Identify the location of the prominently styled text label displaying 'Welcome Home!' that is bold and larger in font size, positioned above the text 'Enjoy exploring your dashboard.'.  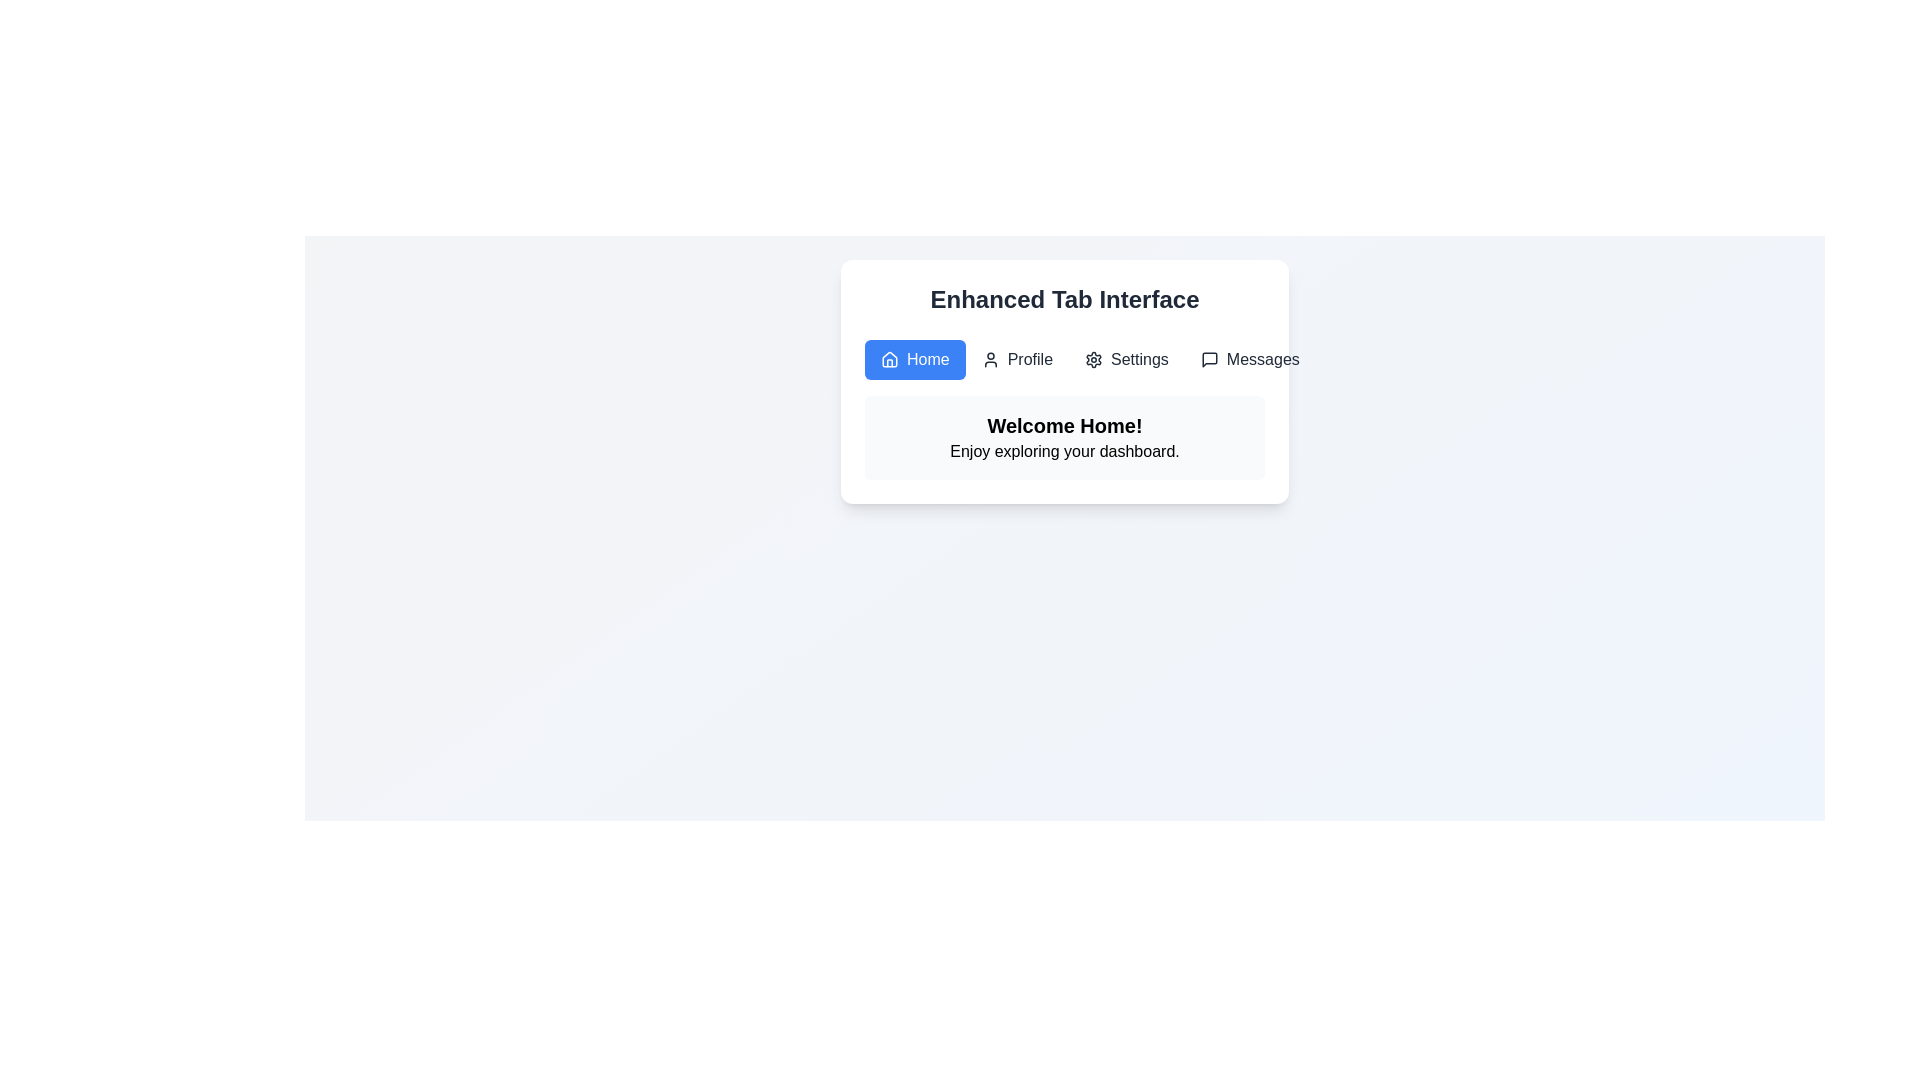
(1064, 424).